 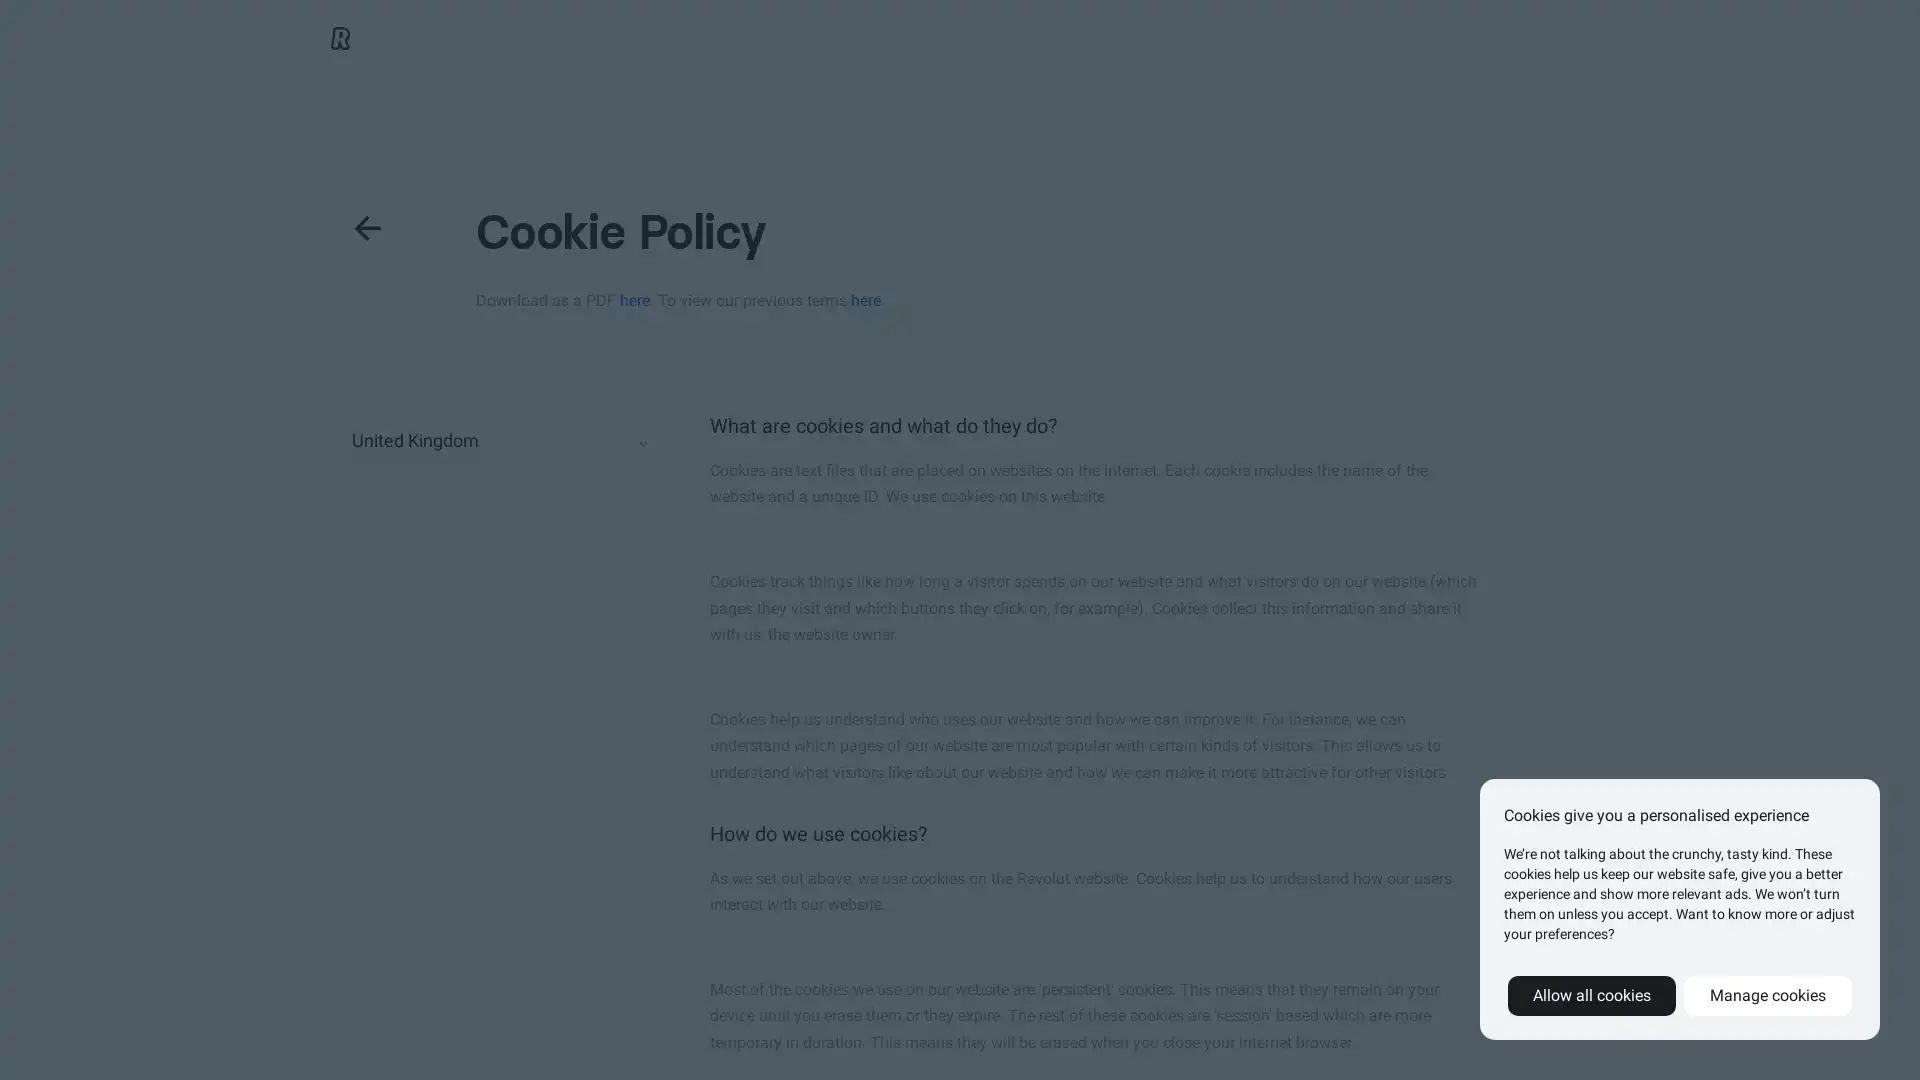 What do you see at coordinates (1767, 995) in the screenshot?
I see `Manage cookies` at bounding box center [1767, 995].